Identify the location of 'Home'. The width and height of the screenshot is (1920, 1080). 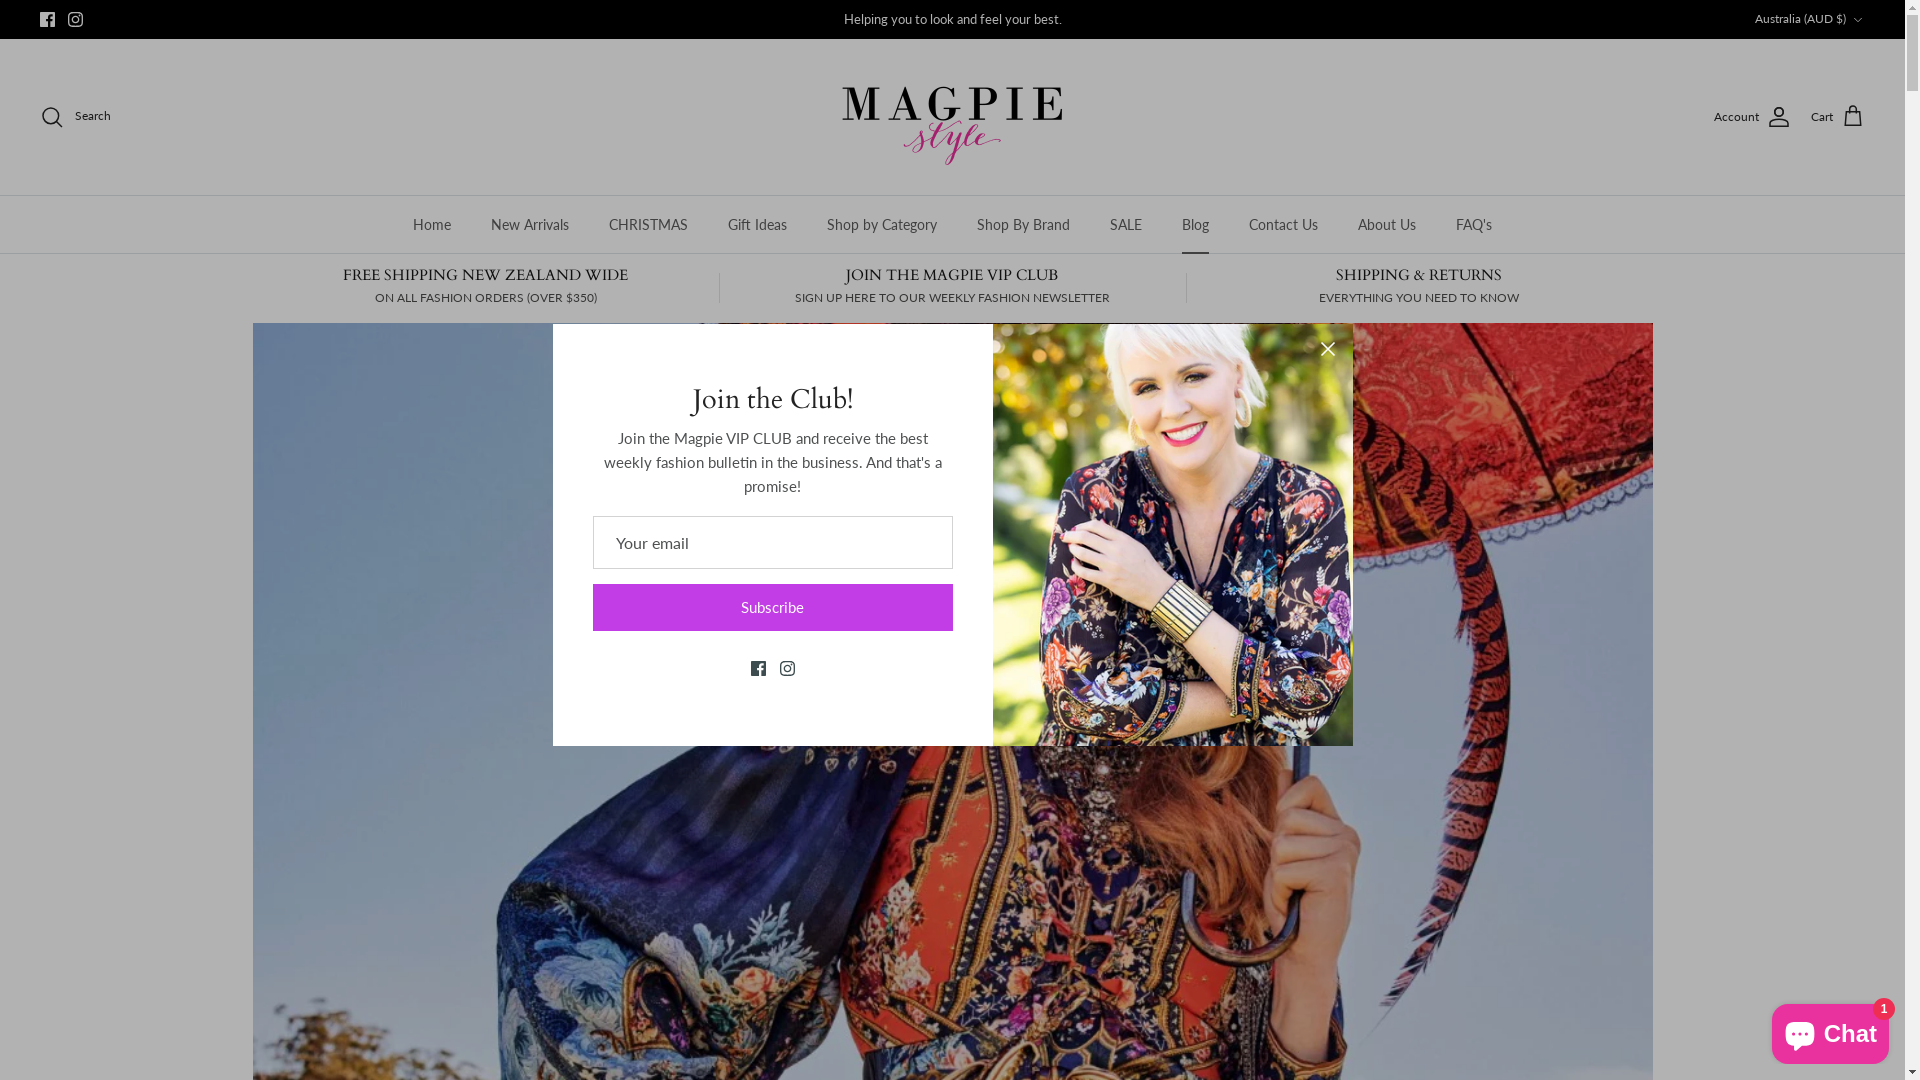
(431, 224).